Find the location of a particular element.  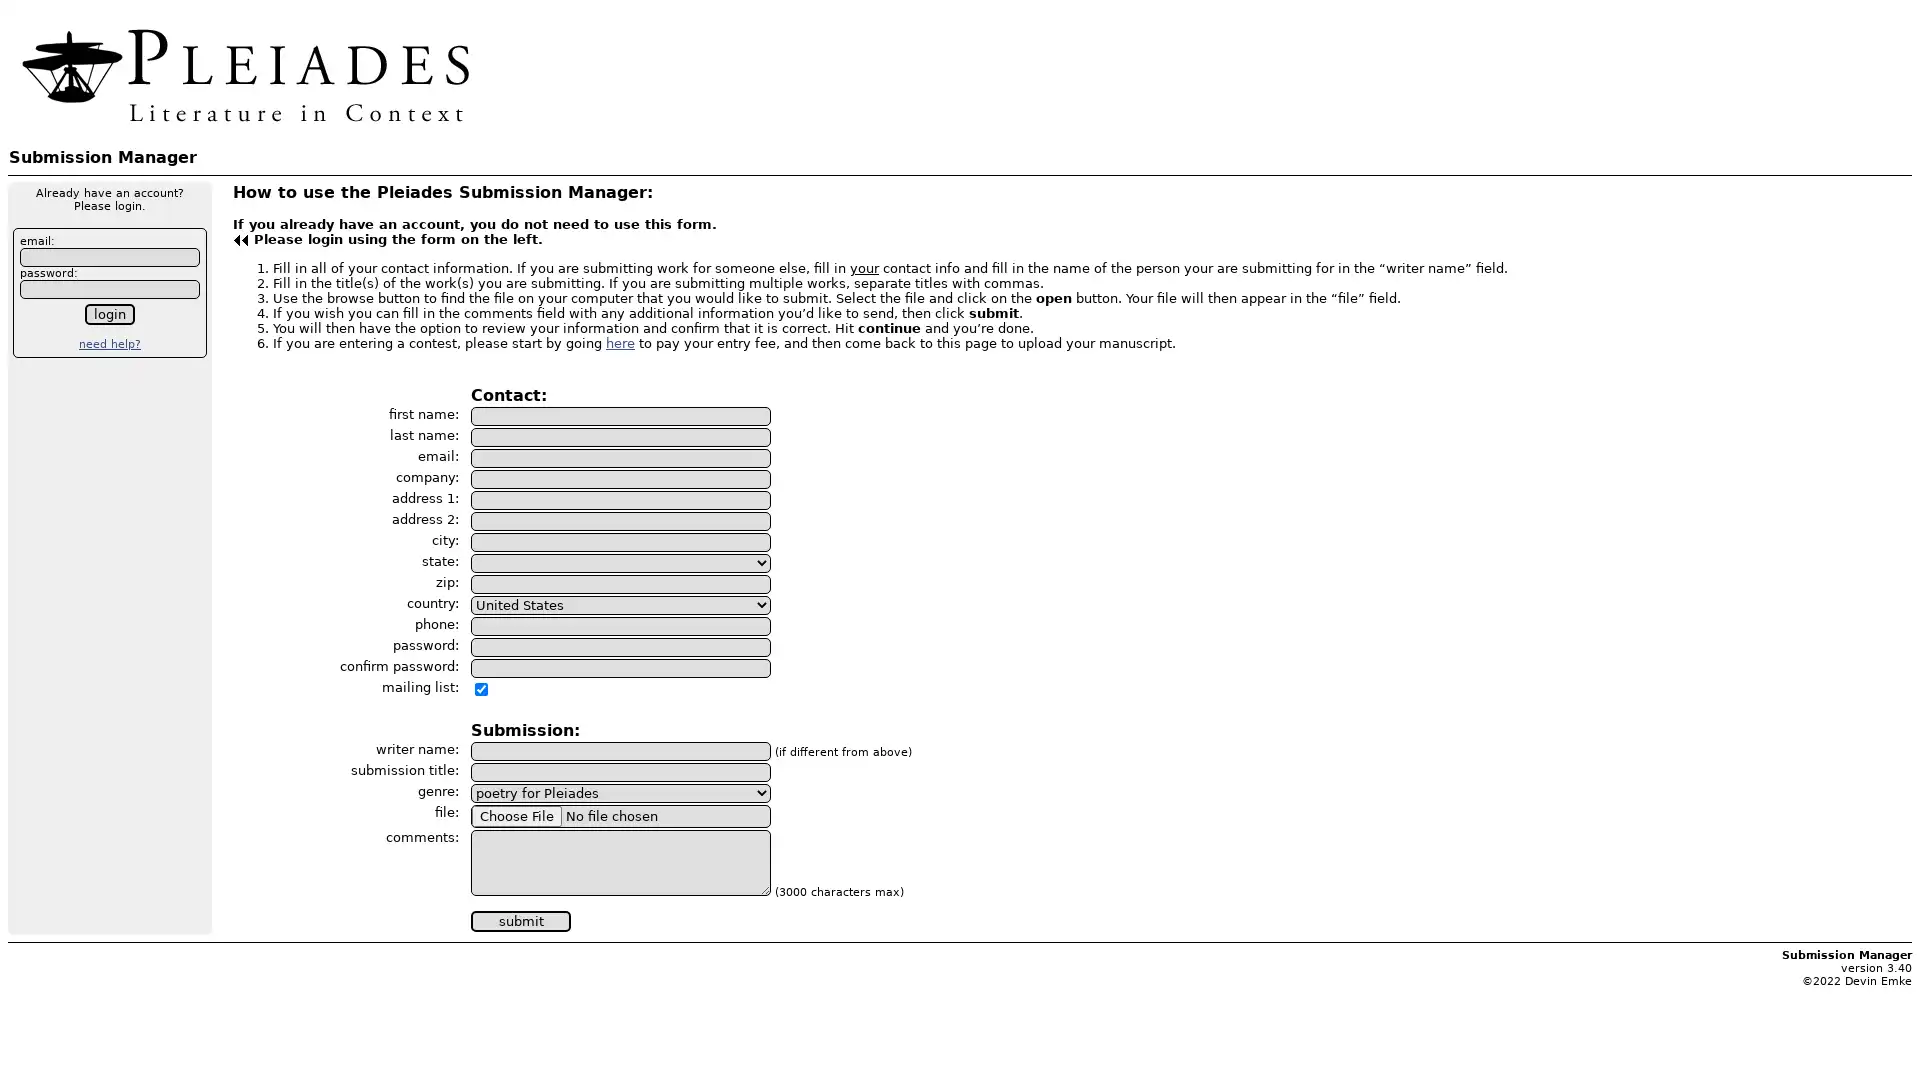

Choose File is located at coordinates (517, 815).